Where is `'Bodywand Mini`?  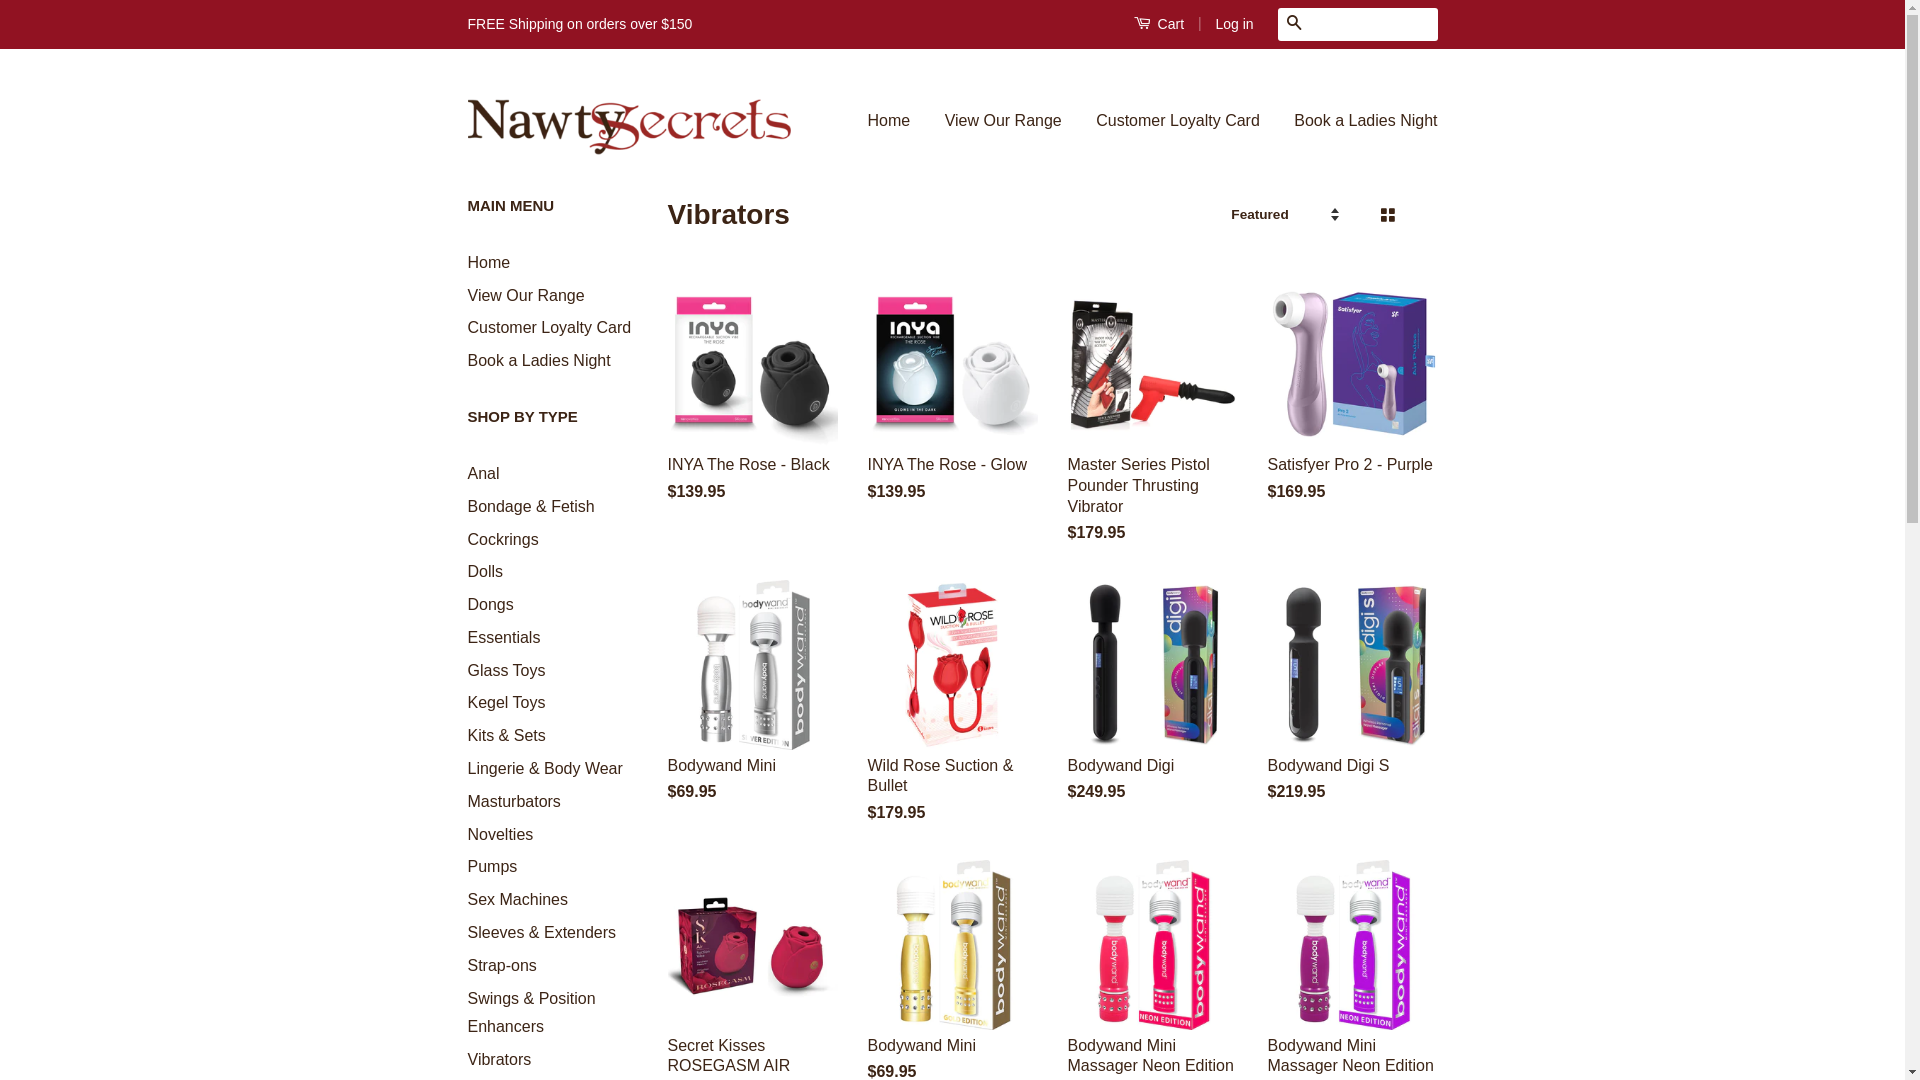 'Bodywand Mini is located at coordinates (667, 708).